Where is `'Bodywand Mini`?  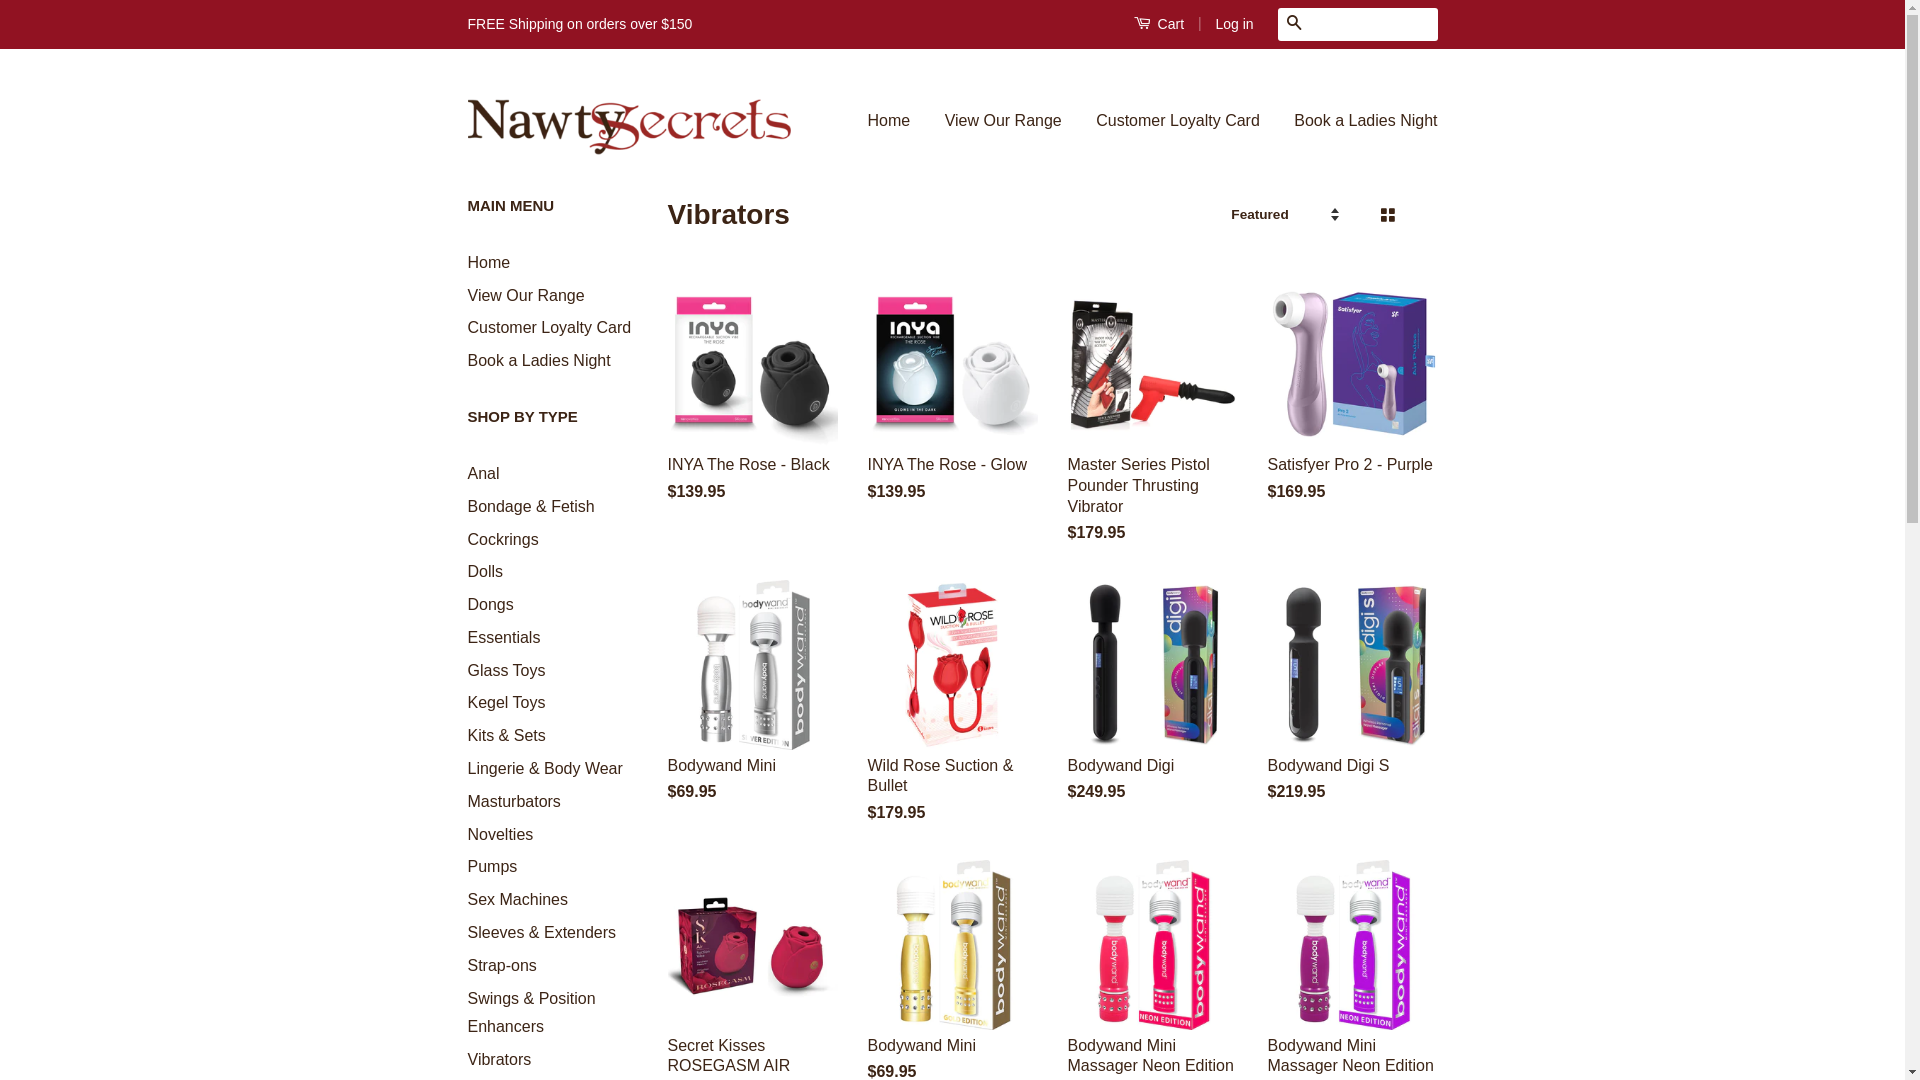 'Bodywand Mini is located at coordinates (667, 708).